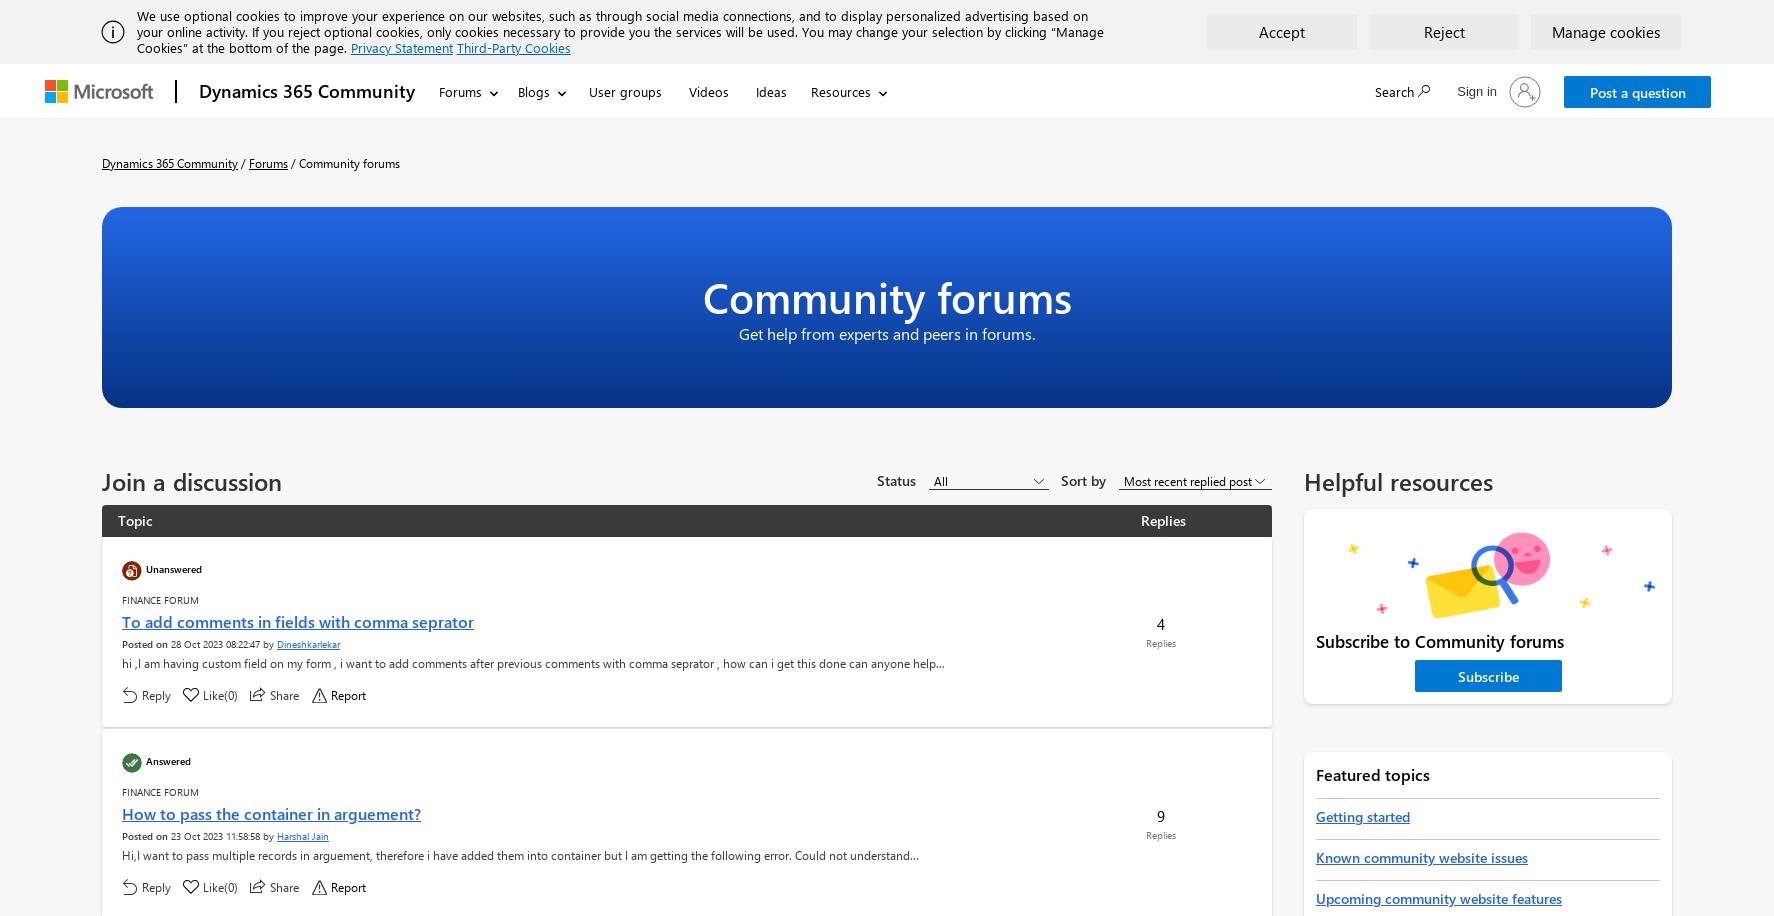  What do you see at coordinates (887, 332) in the screenshot?
I see `'Get help from experts and peers in forums.'` at bounding box center [887, 332].